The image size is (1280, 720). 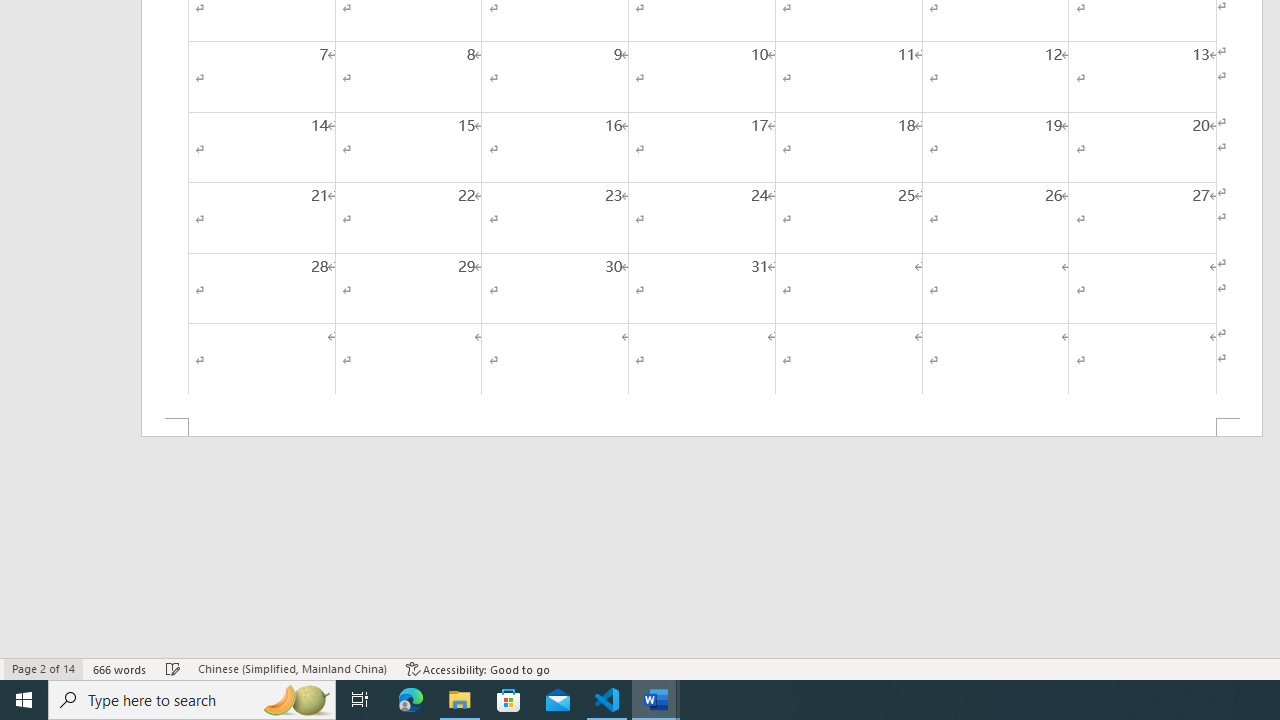 What do you see at coordinates (702, 426) in the screenshot?
I see `'Footer -Section 1-'` at bounding box center [702, 426].